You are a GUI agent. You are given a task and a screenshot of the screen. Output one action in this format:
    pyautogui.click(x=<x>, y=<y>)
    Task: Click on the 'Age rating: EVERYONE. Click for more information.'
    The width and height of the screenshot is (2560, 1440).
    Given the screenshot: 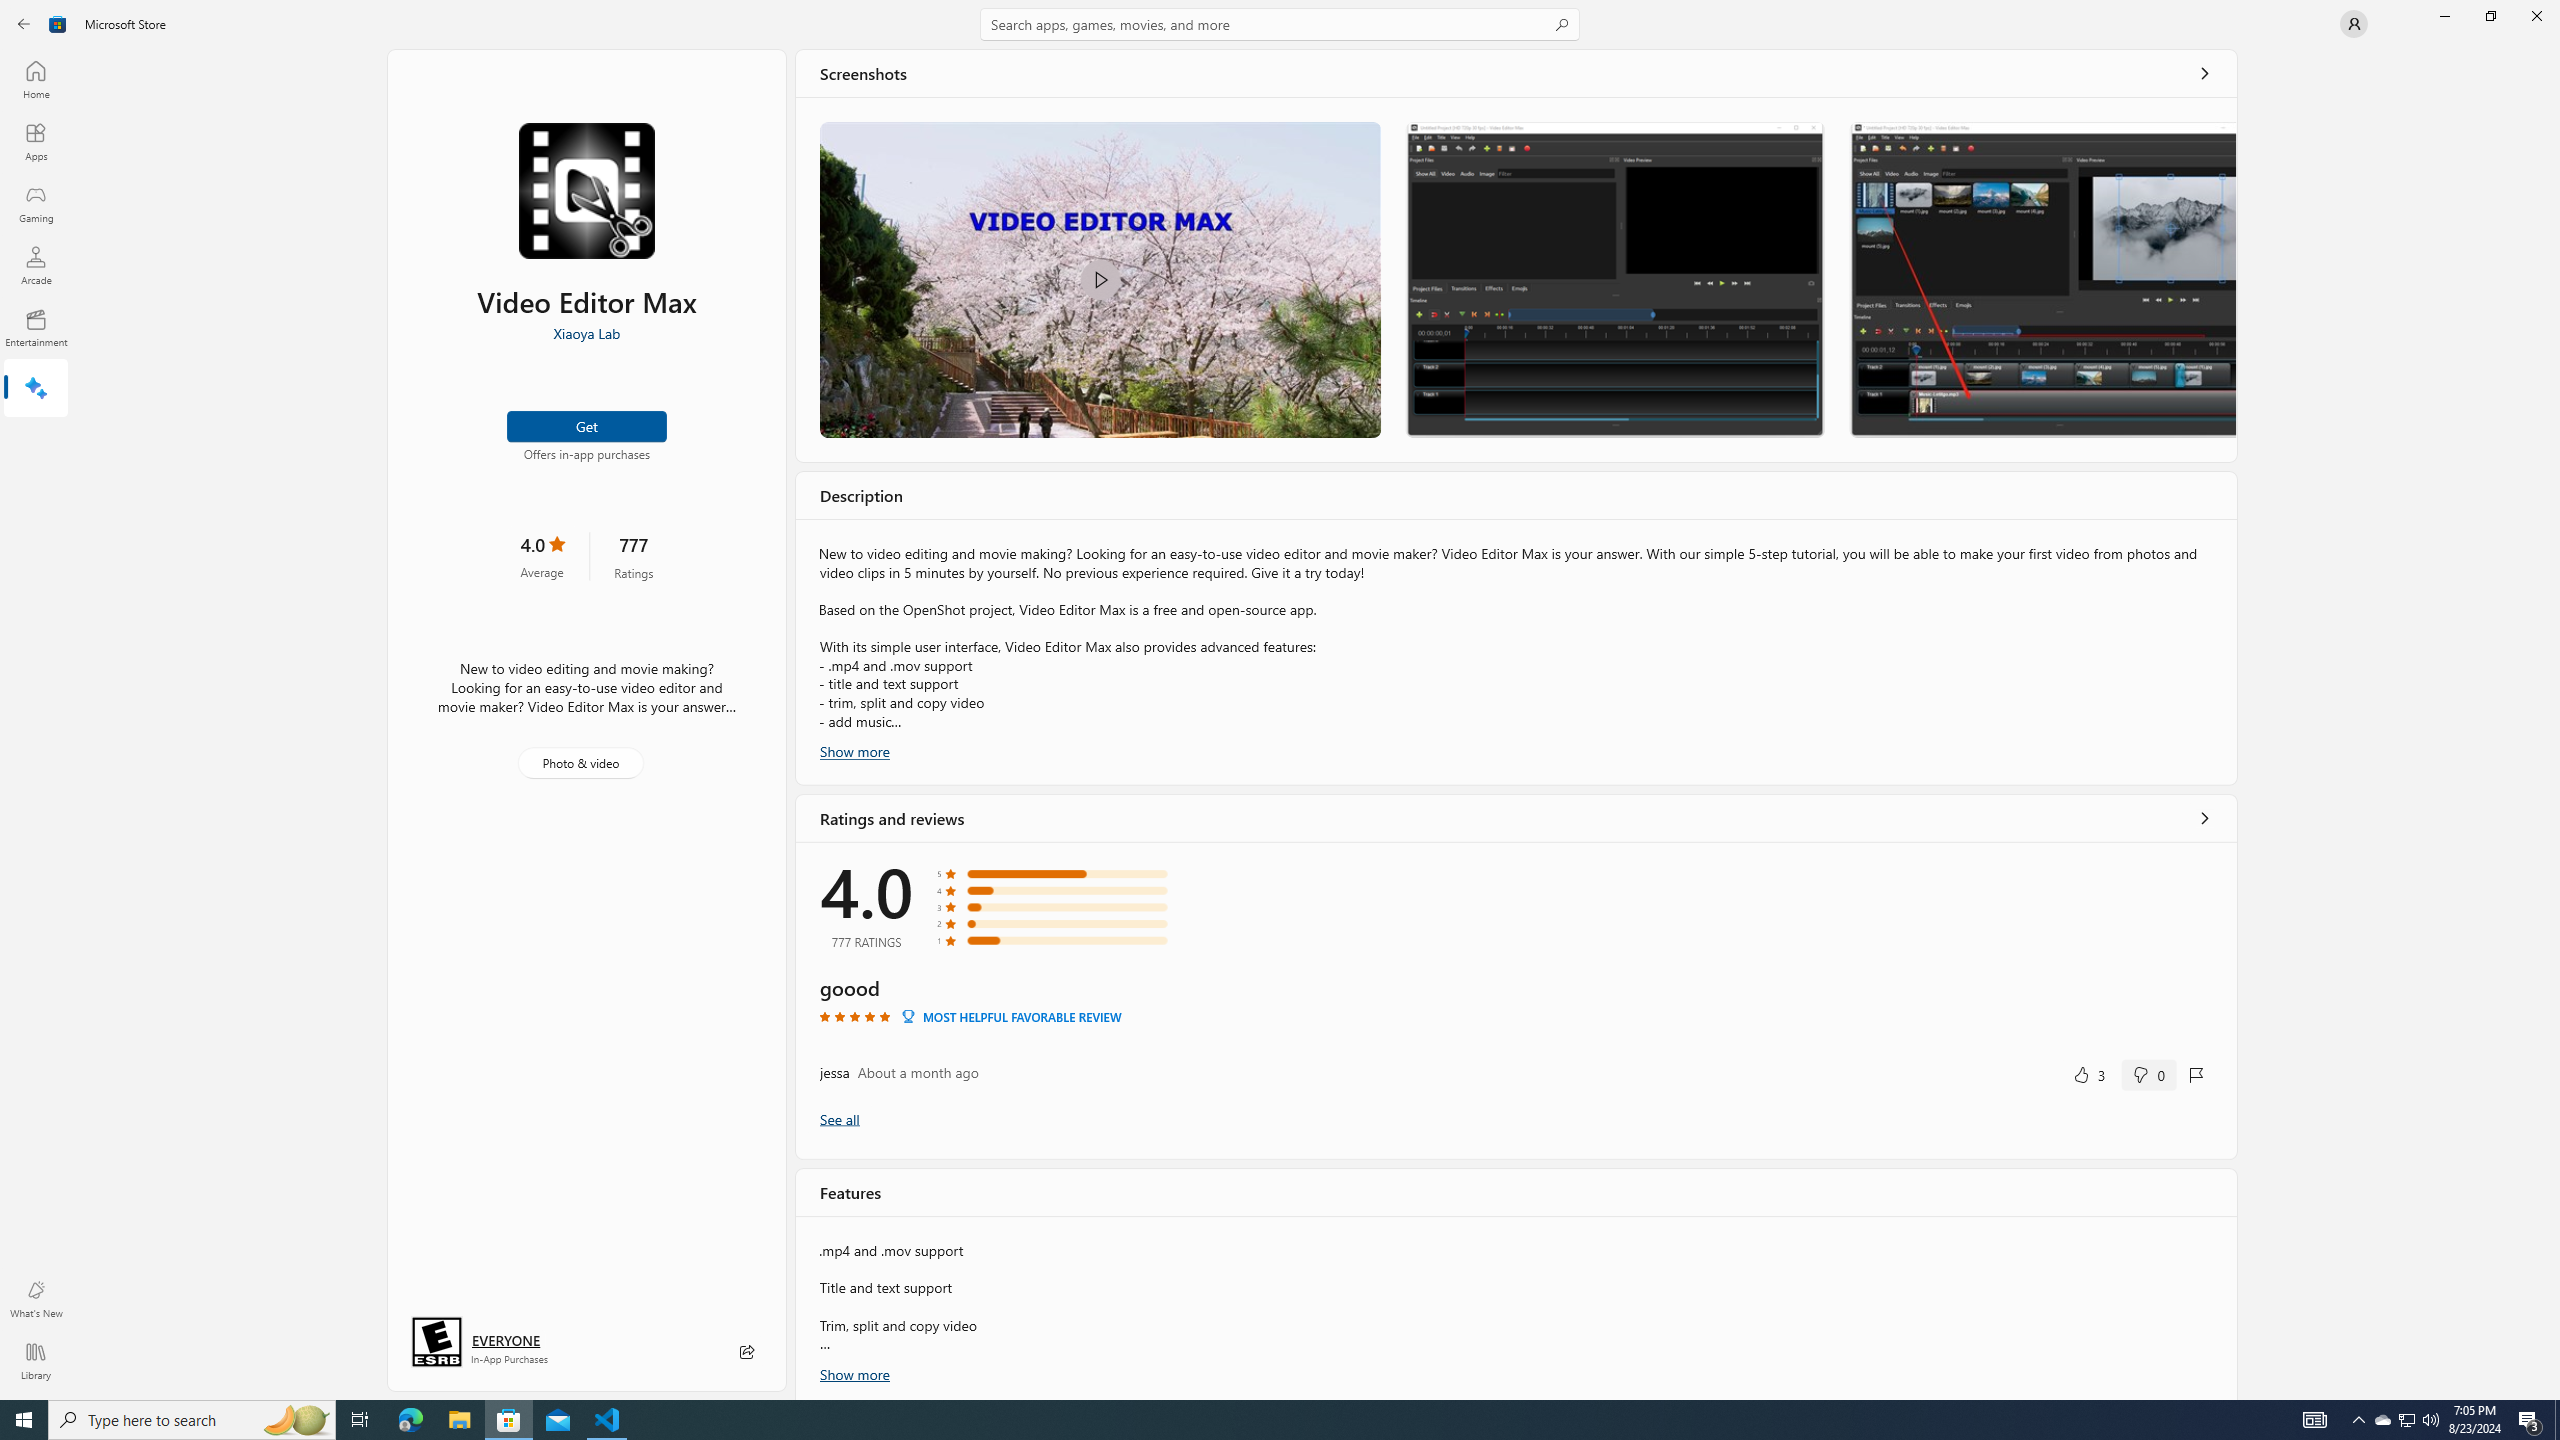 What is the action you would take?
    pyautogui.click(x=505, y=1340)
    